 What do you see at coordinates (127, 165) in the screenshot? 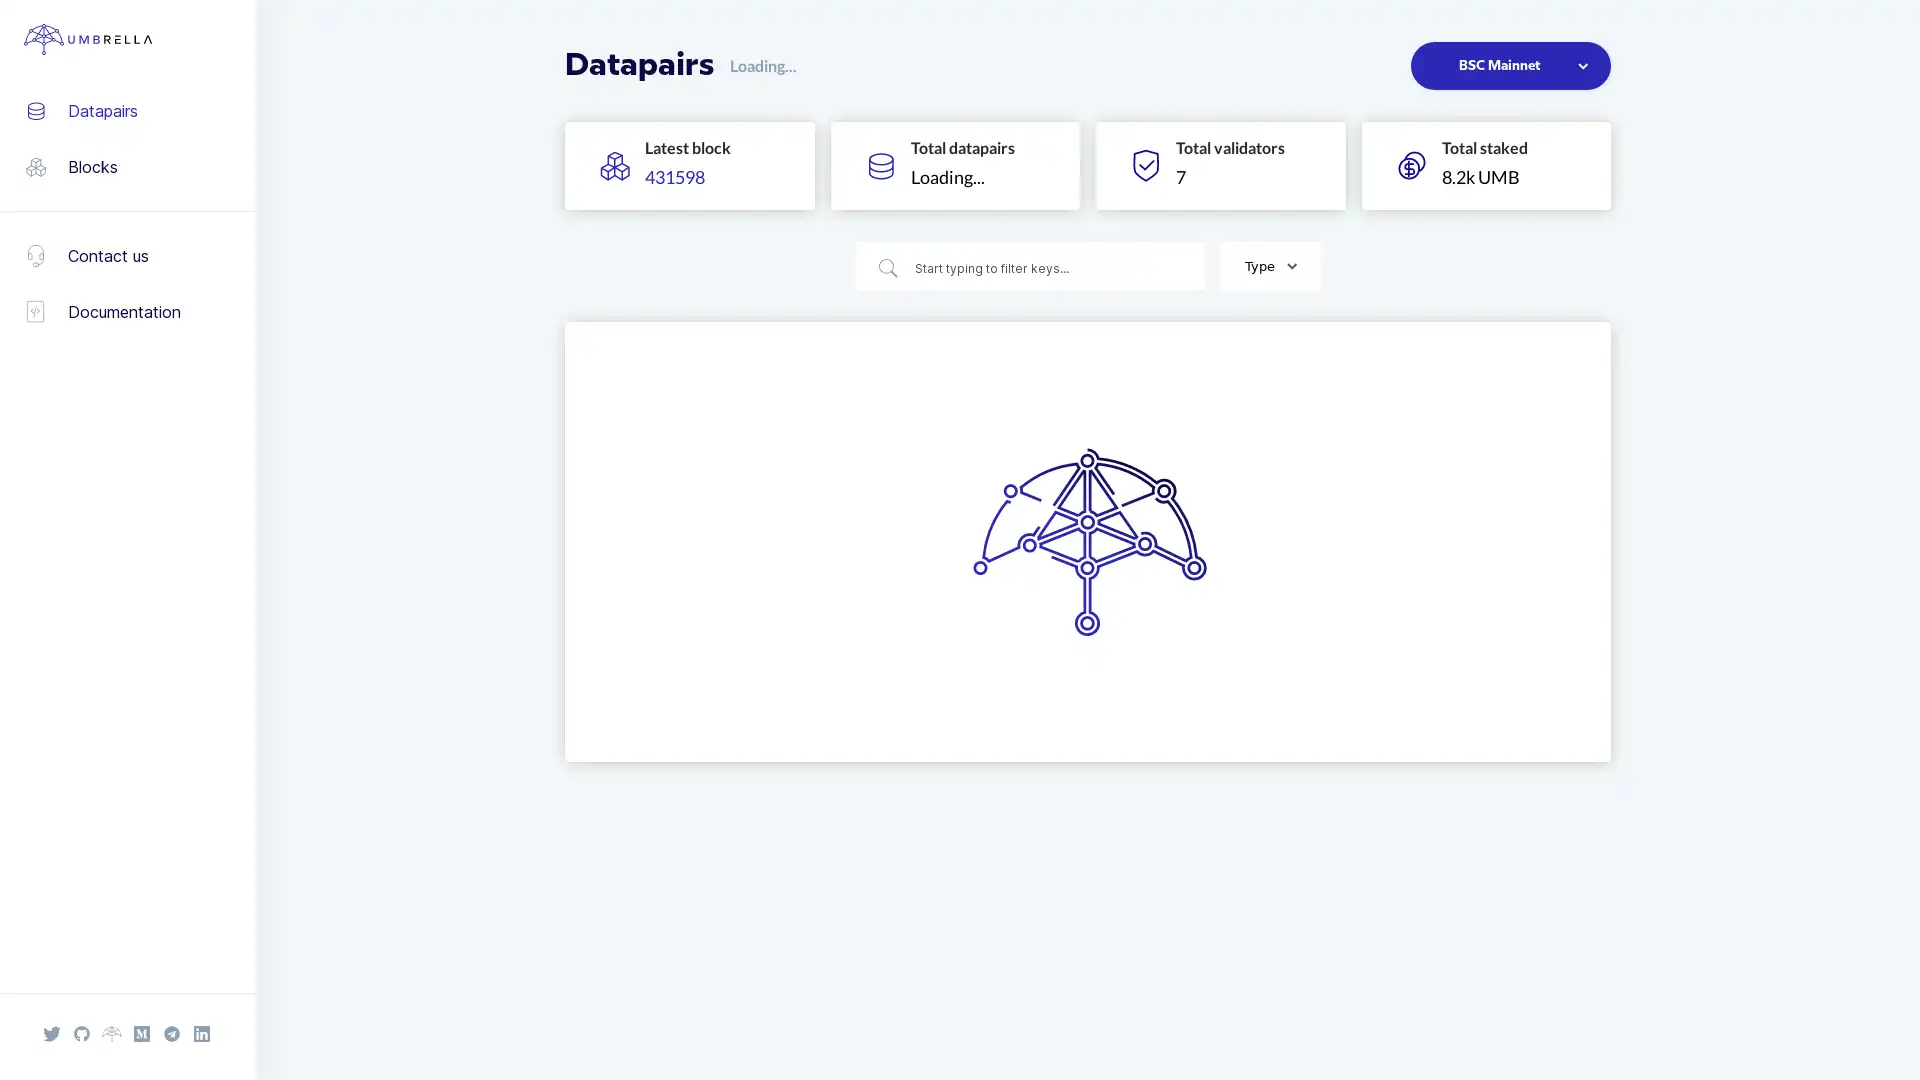
I see `Blocks` at bounding box center [127, 165].